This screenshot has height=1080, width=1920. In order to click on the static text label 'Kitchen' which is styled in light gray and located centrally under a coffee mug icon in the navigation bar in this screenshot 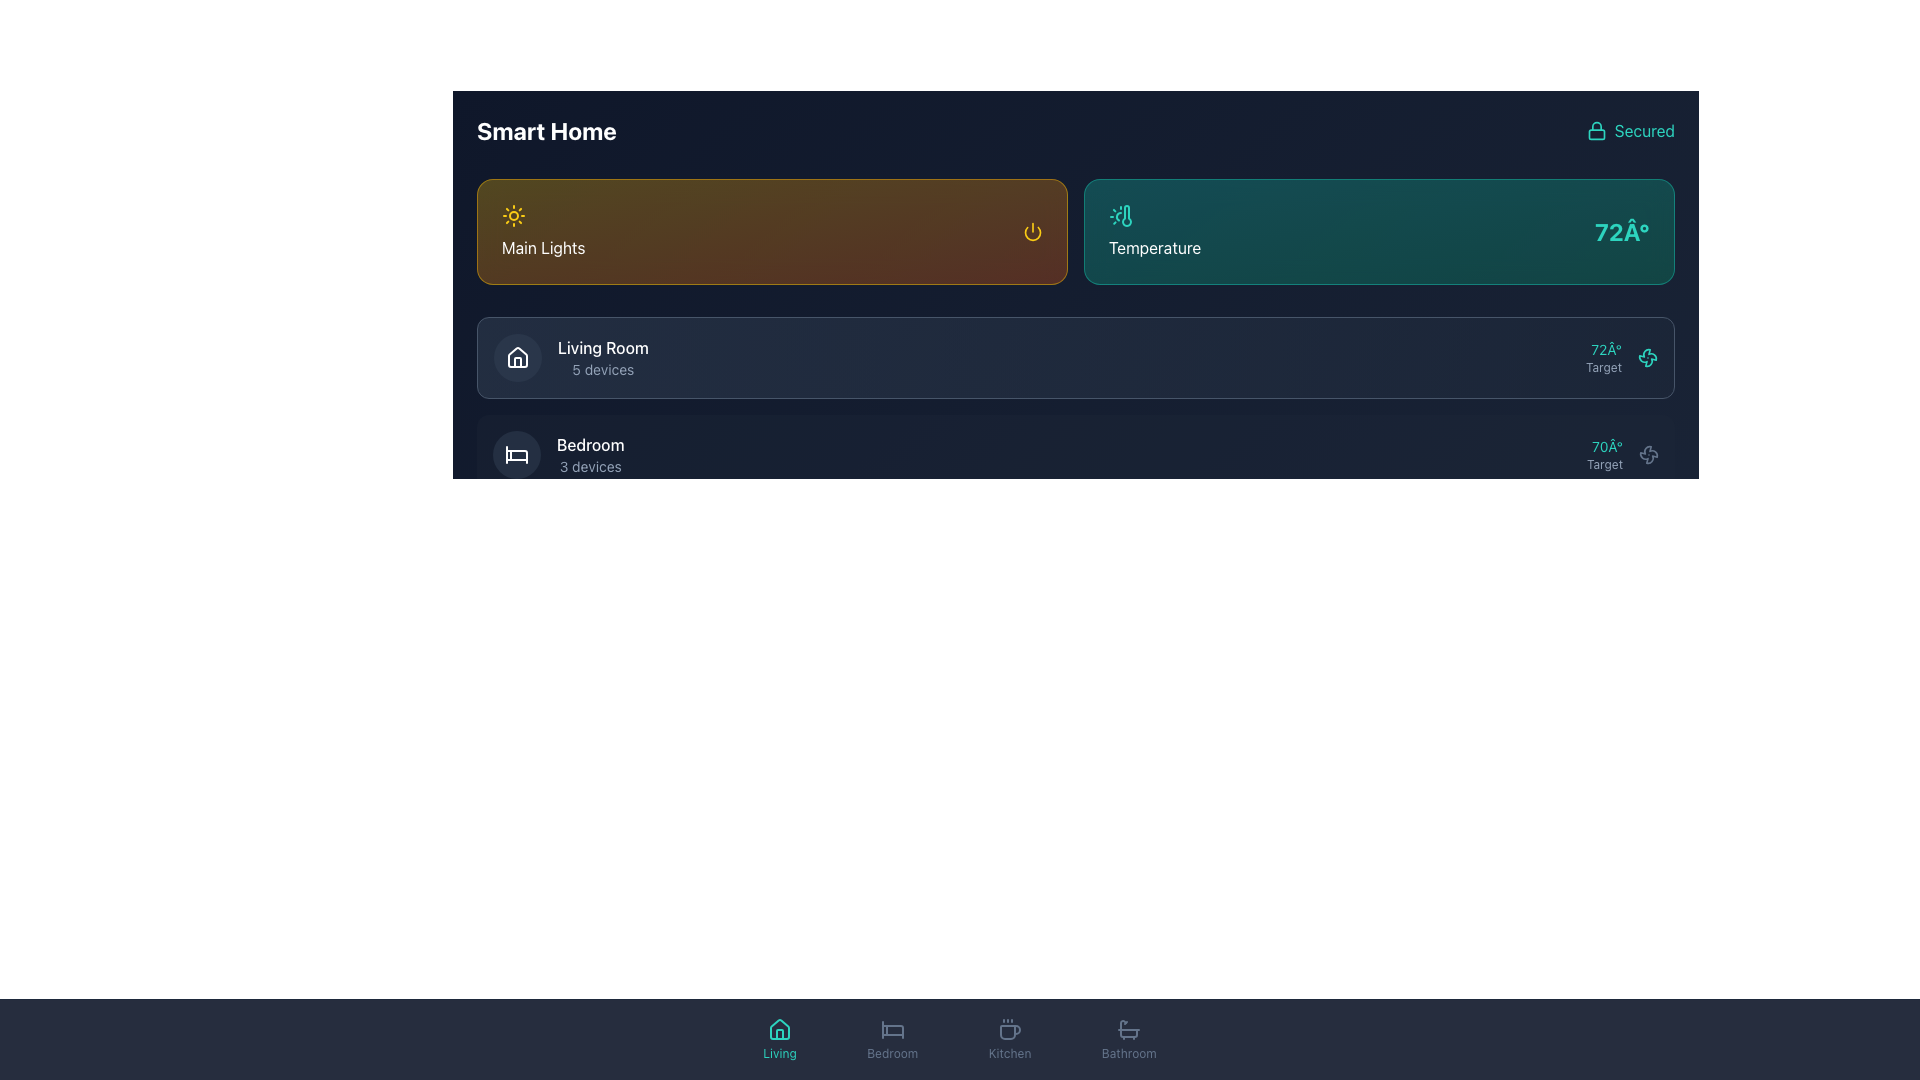, I will do `click(1010, 1052)`.